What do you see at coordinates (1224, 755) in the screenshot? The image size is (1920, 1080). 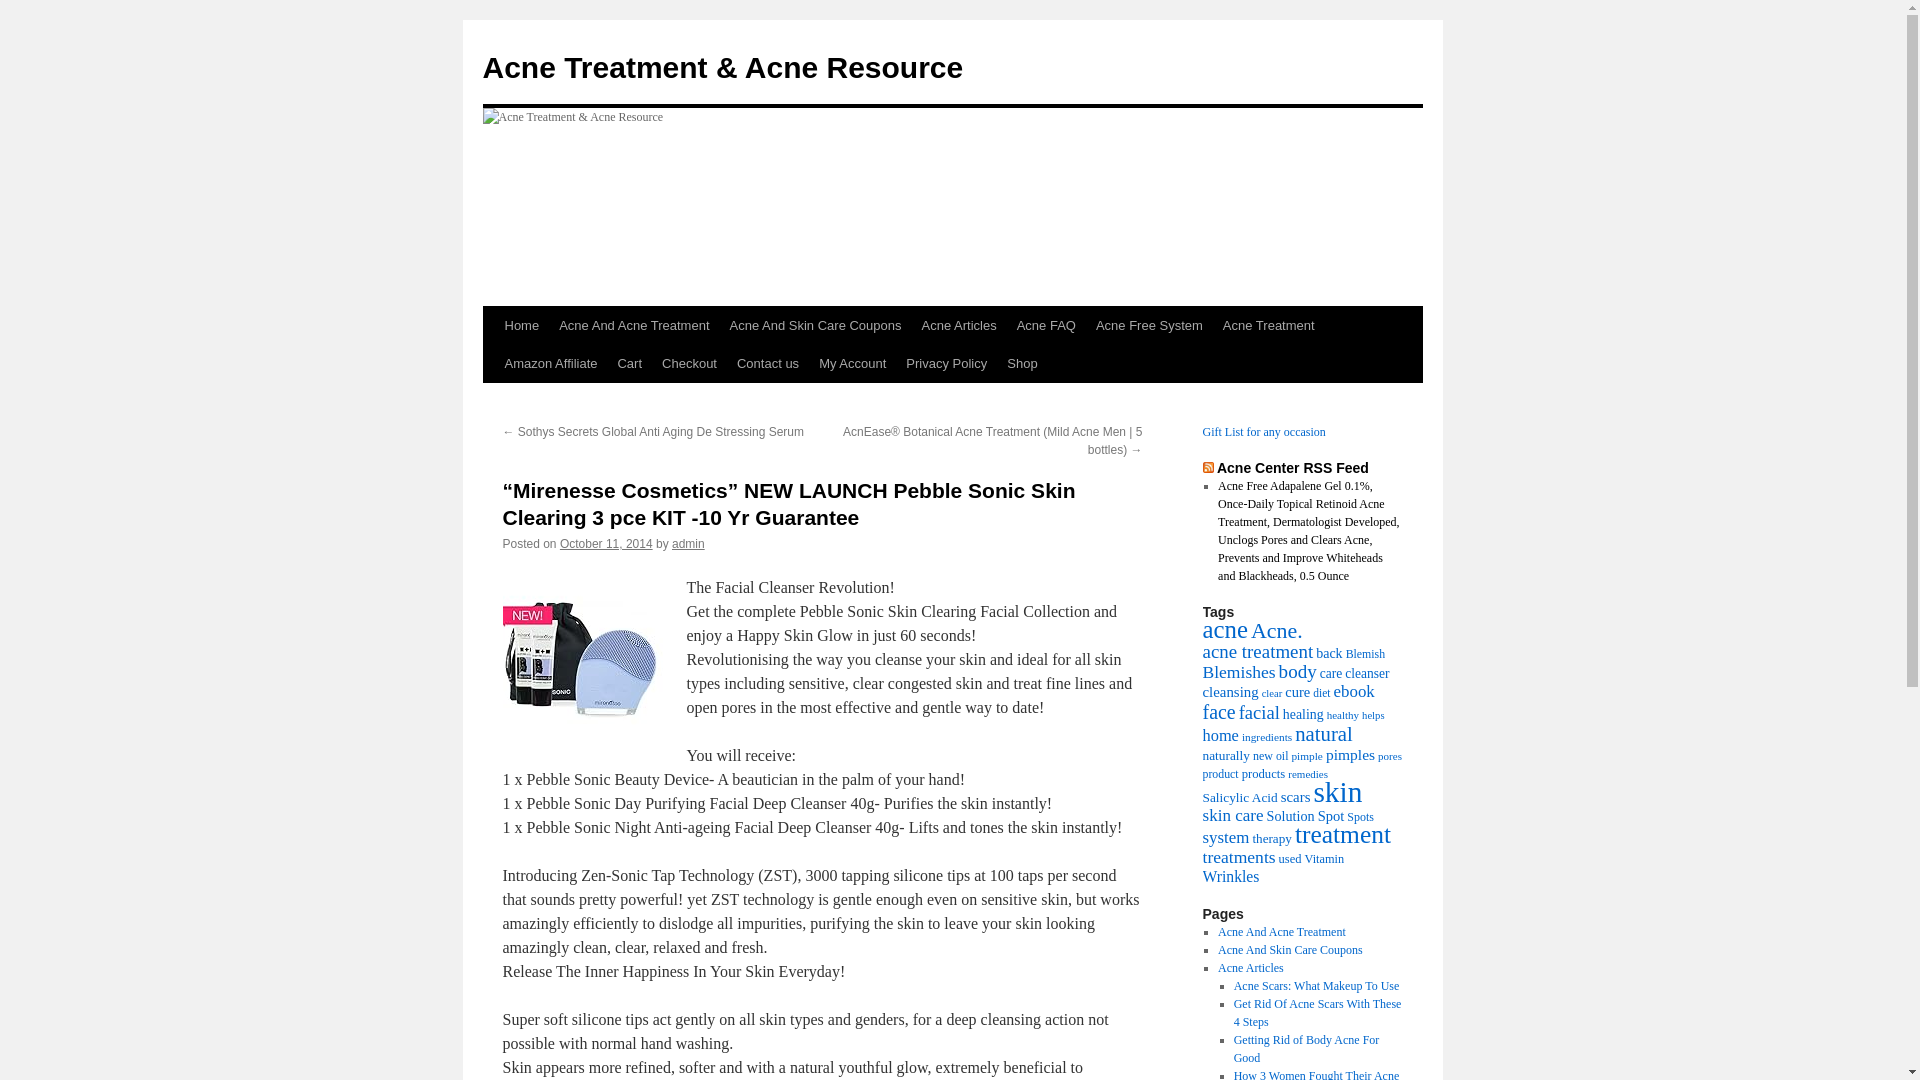 I see `'naturally'` at bounding box center [1224, 755].